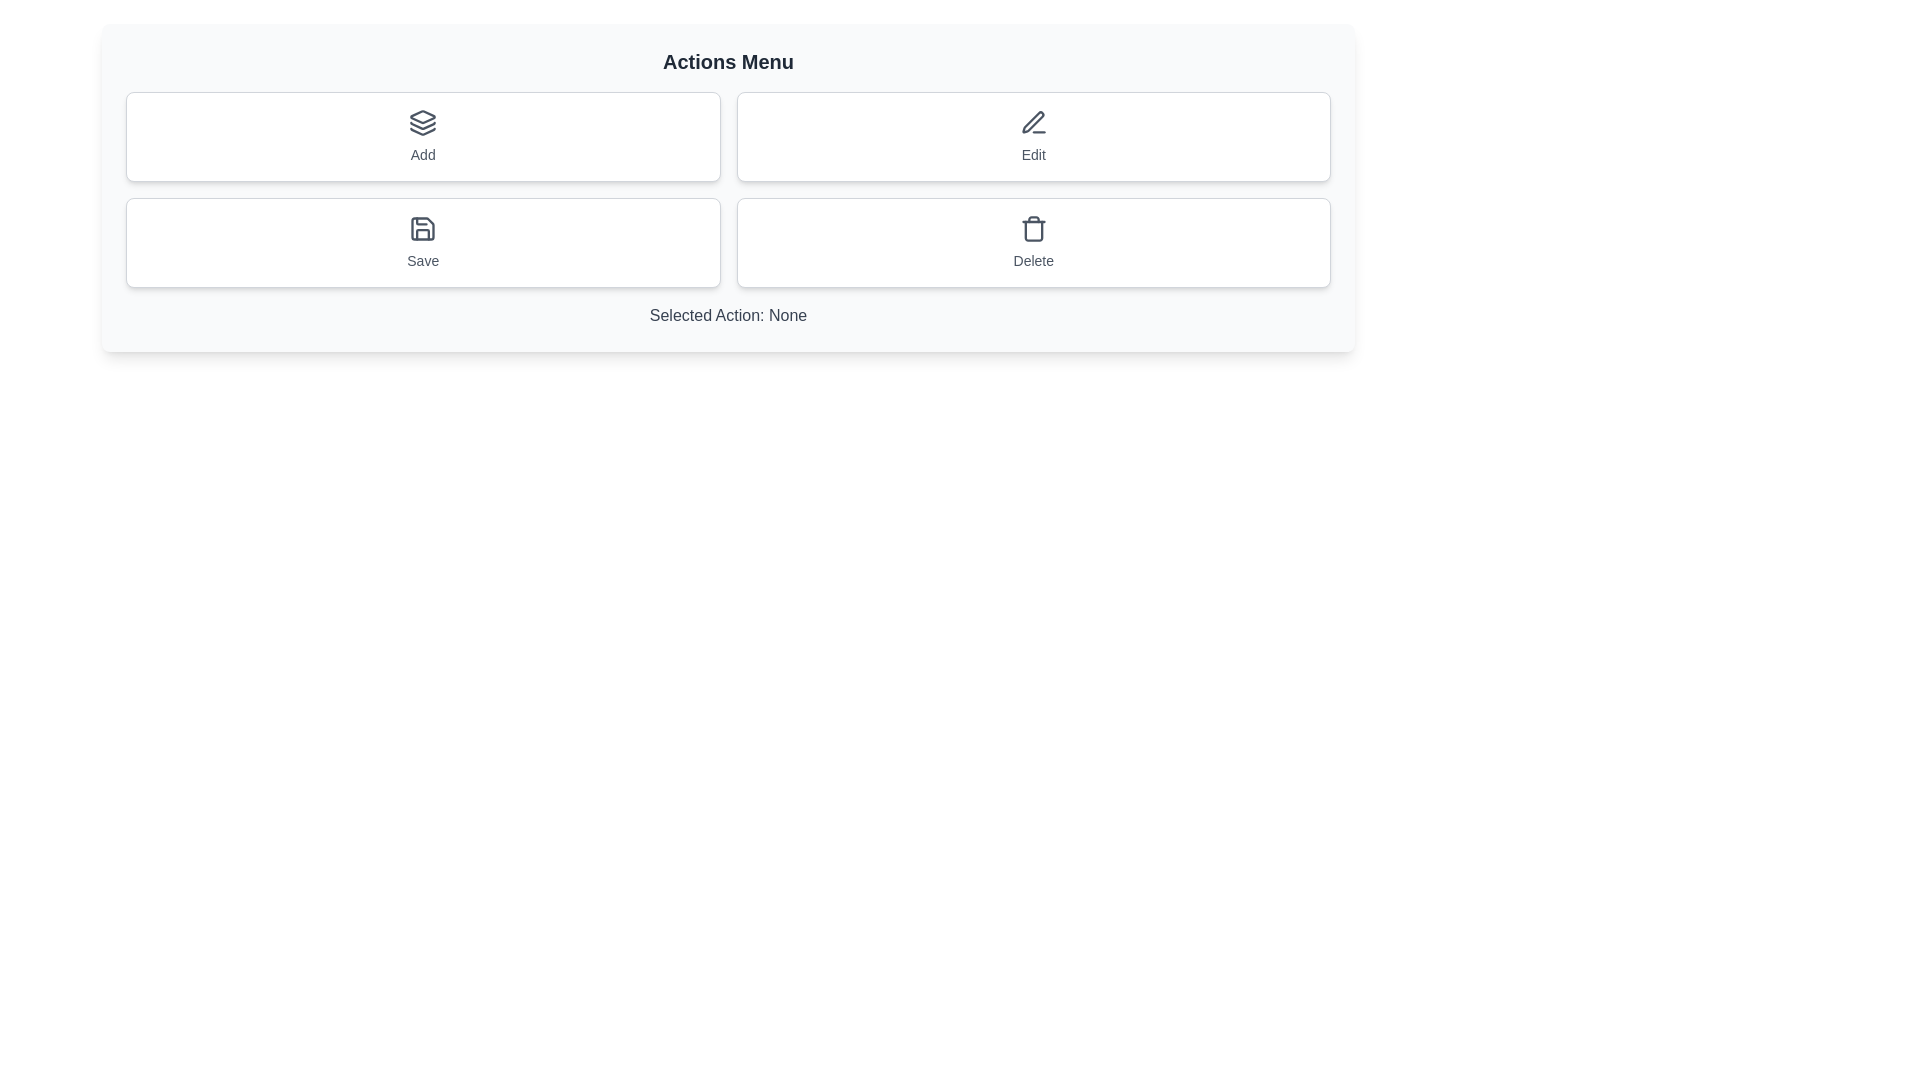  Describe the element at coordinates (1033, 136) in the screenshot. I see `the Edit button to perform the associated action` at that location.